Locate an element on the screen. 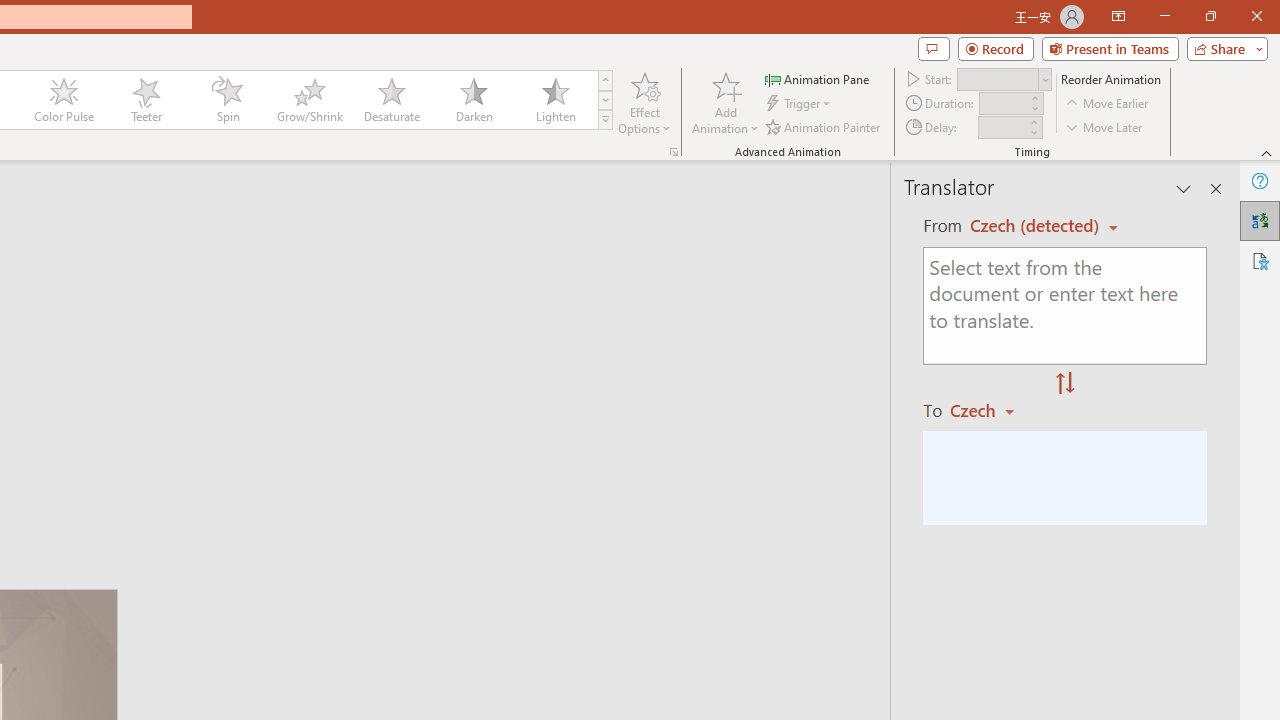 Image resolution: width=1280 pixels, height=720 pixels. 'Animation Painter' is located at coordinates (824, 127).